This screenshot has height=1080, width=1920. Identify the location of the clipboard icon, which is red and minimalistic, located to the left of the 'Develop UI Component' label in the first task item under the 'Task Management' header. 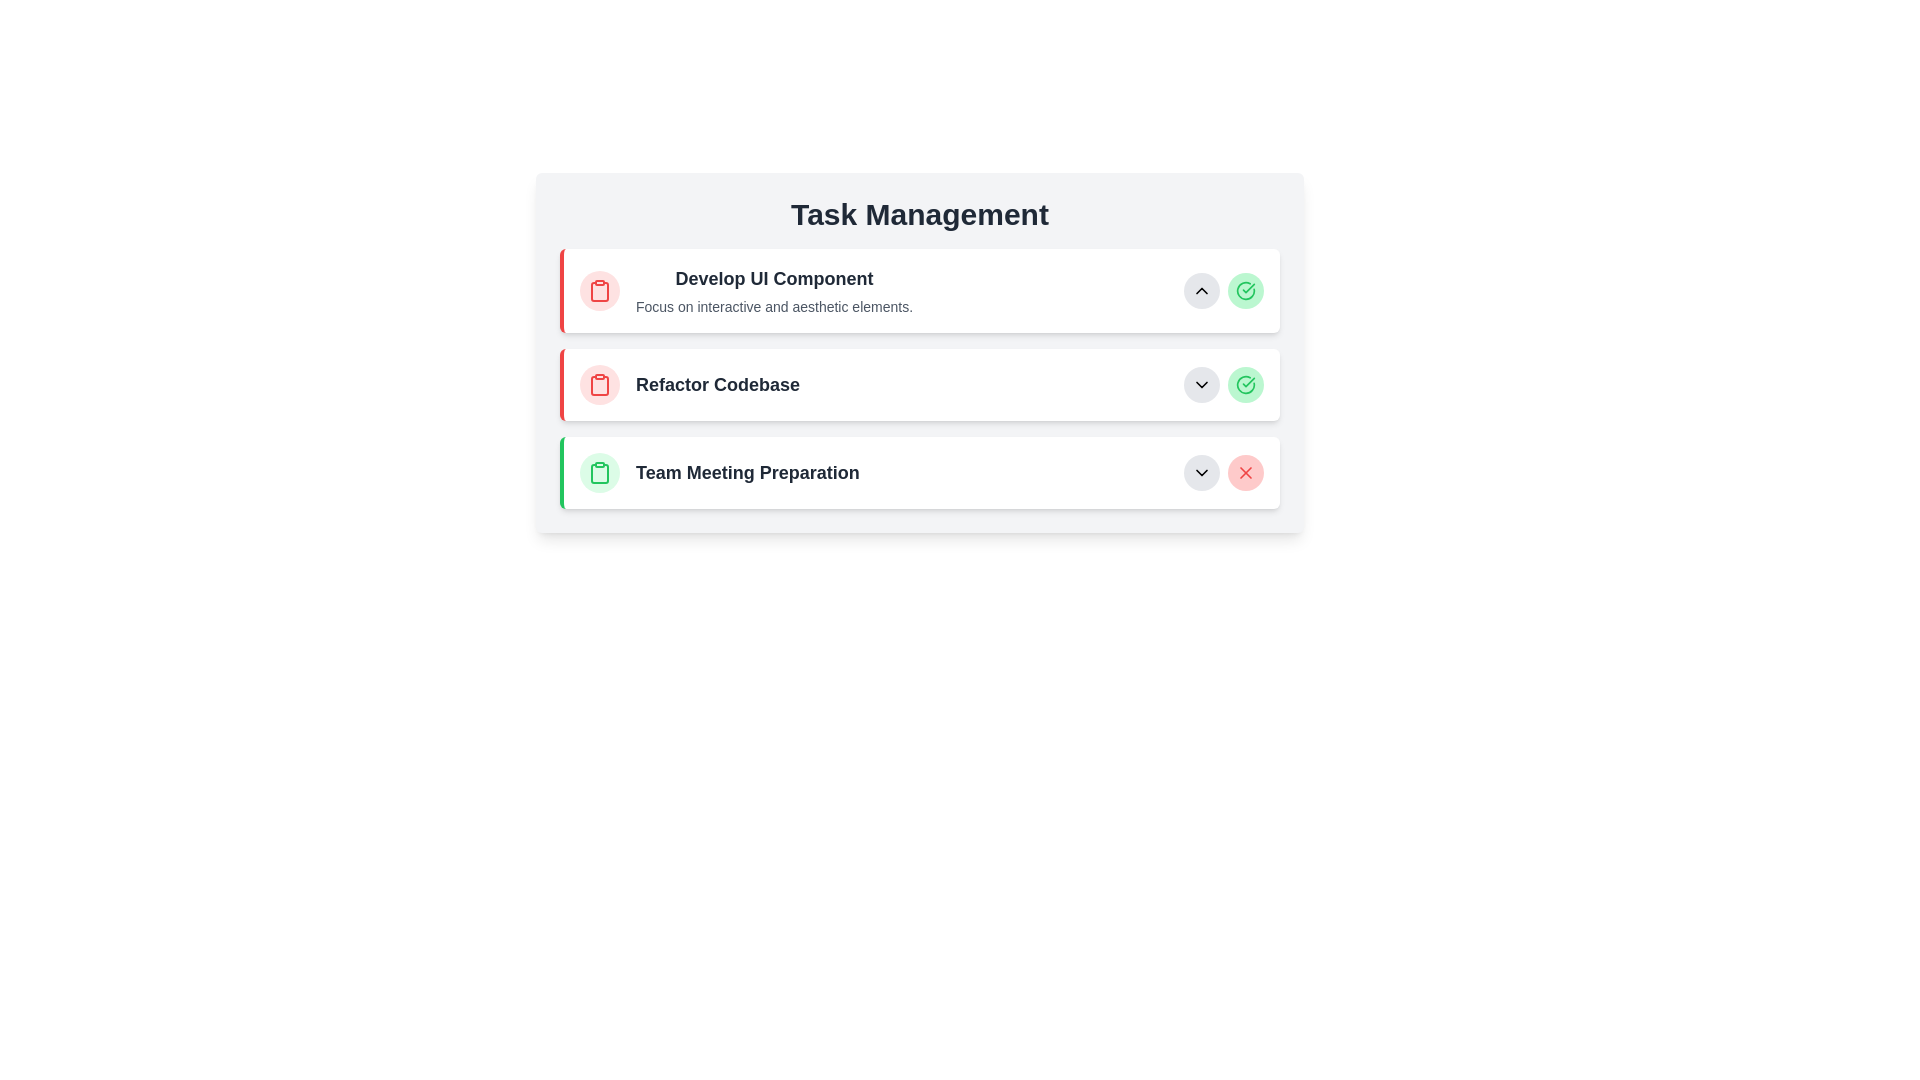
(599, 290).